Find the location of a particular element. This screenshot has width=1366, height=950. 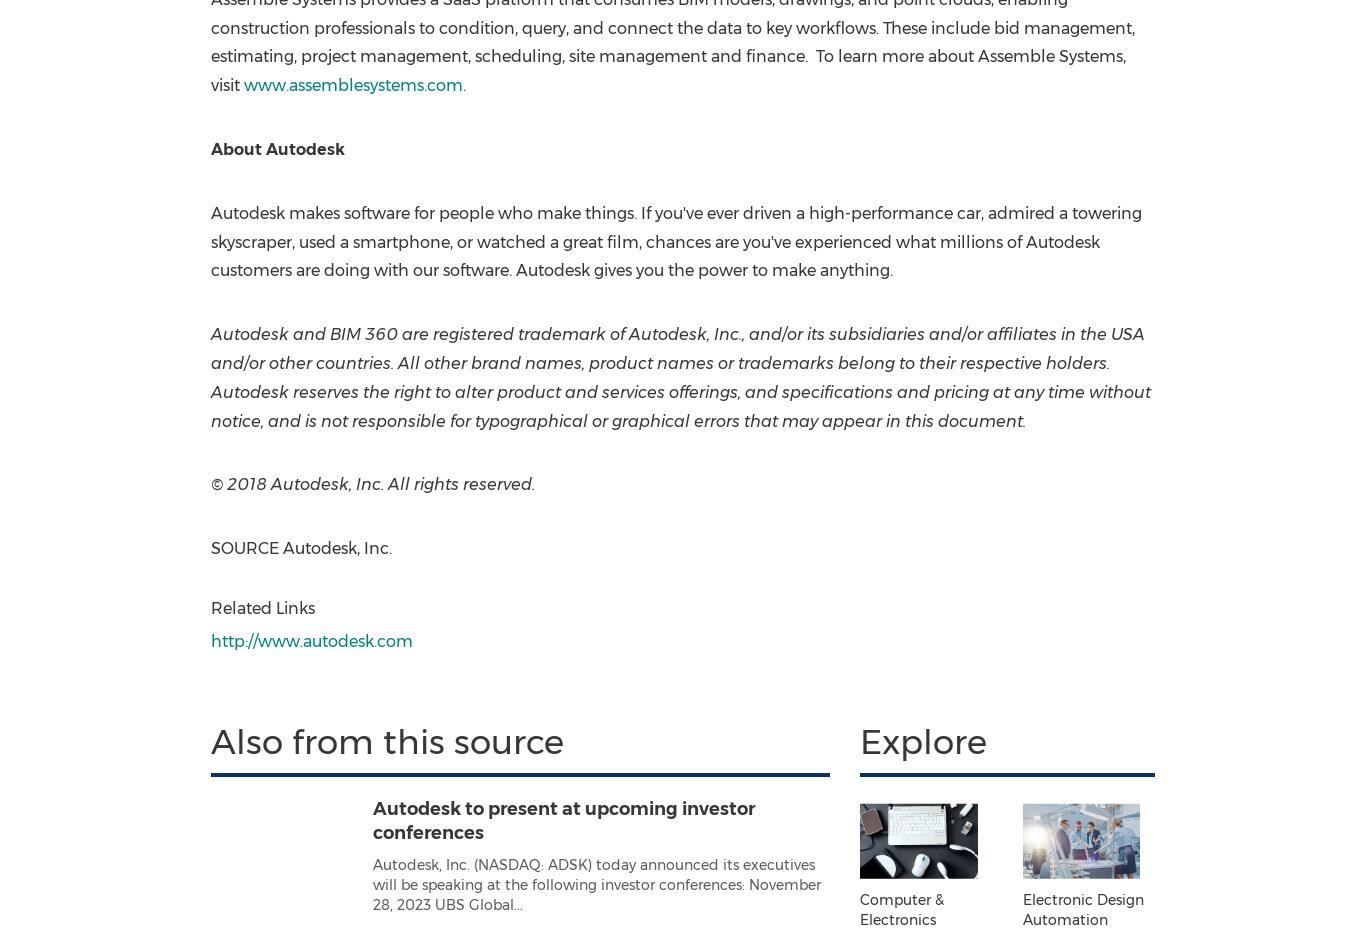

'Autodesk, Inc. (NASDAQ: ADSK) today announced its executives will be speaking at the following investor conferences: November 28, 2023 UBS Global...' is located at coordinates (594, 882).